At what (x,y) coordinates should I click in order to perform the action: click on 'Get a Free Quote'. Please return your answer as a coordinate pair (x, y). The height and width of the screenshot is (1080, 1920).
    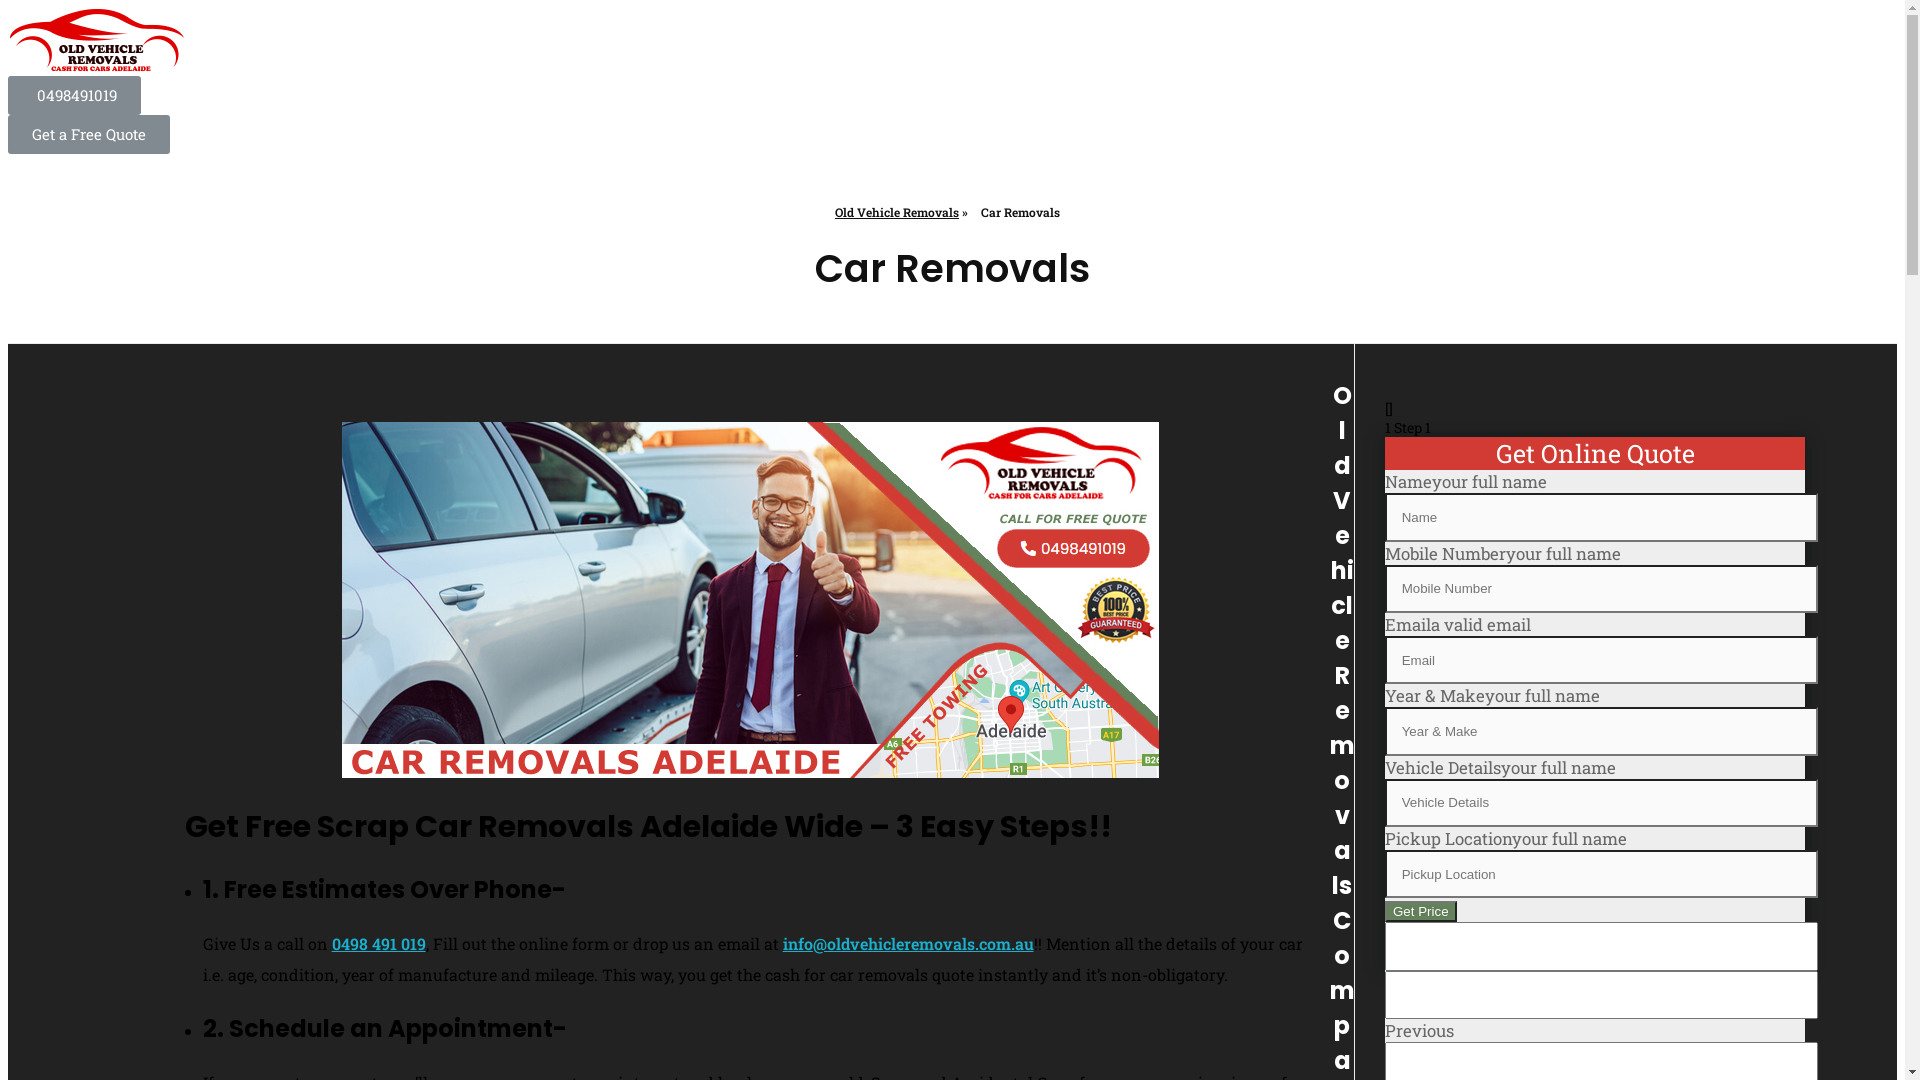
    Looking at the image, I should click on (88, 134).